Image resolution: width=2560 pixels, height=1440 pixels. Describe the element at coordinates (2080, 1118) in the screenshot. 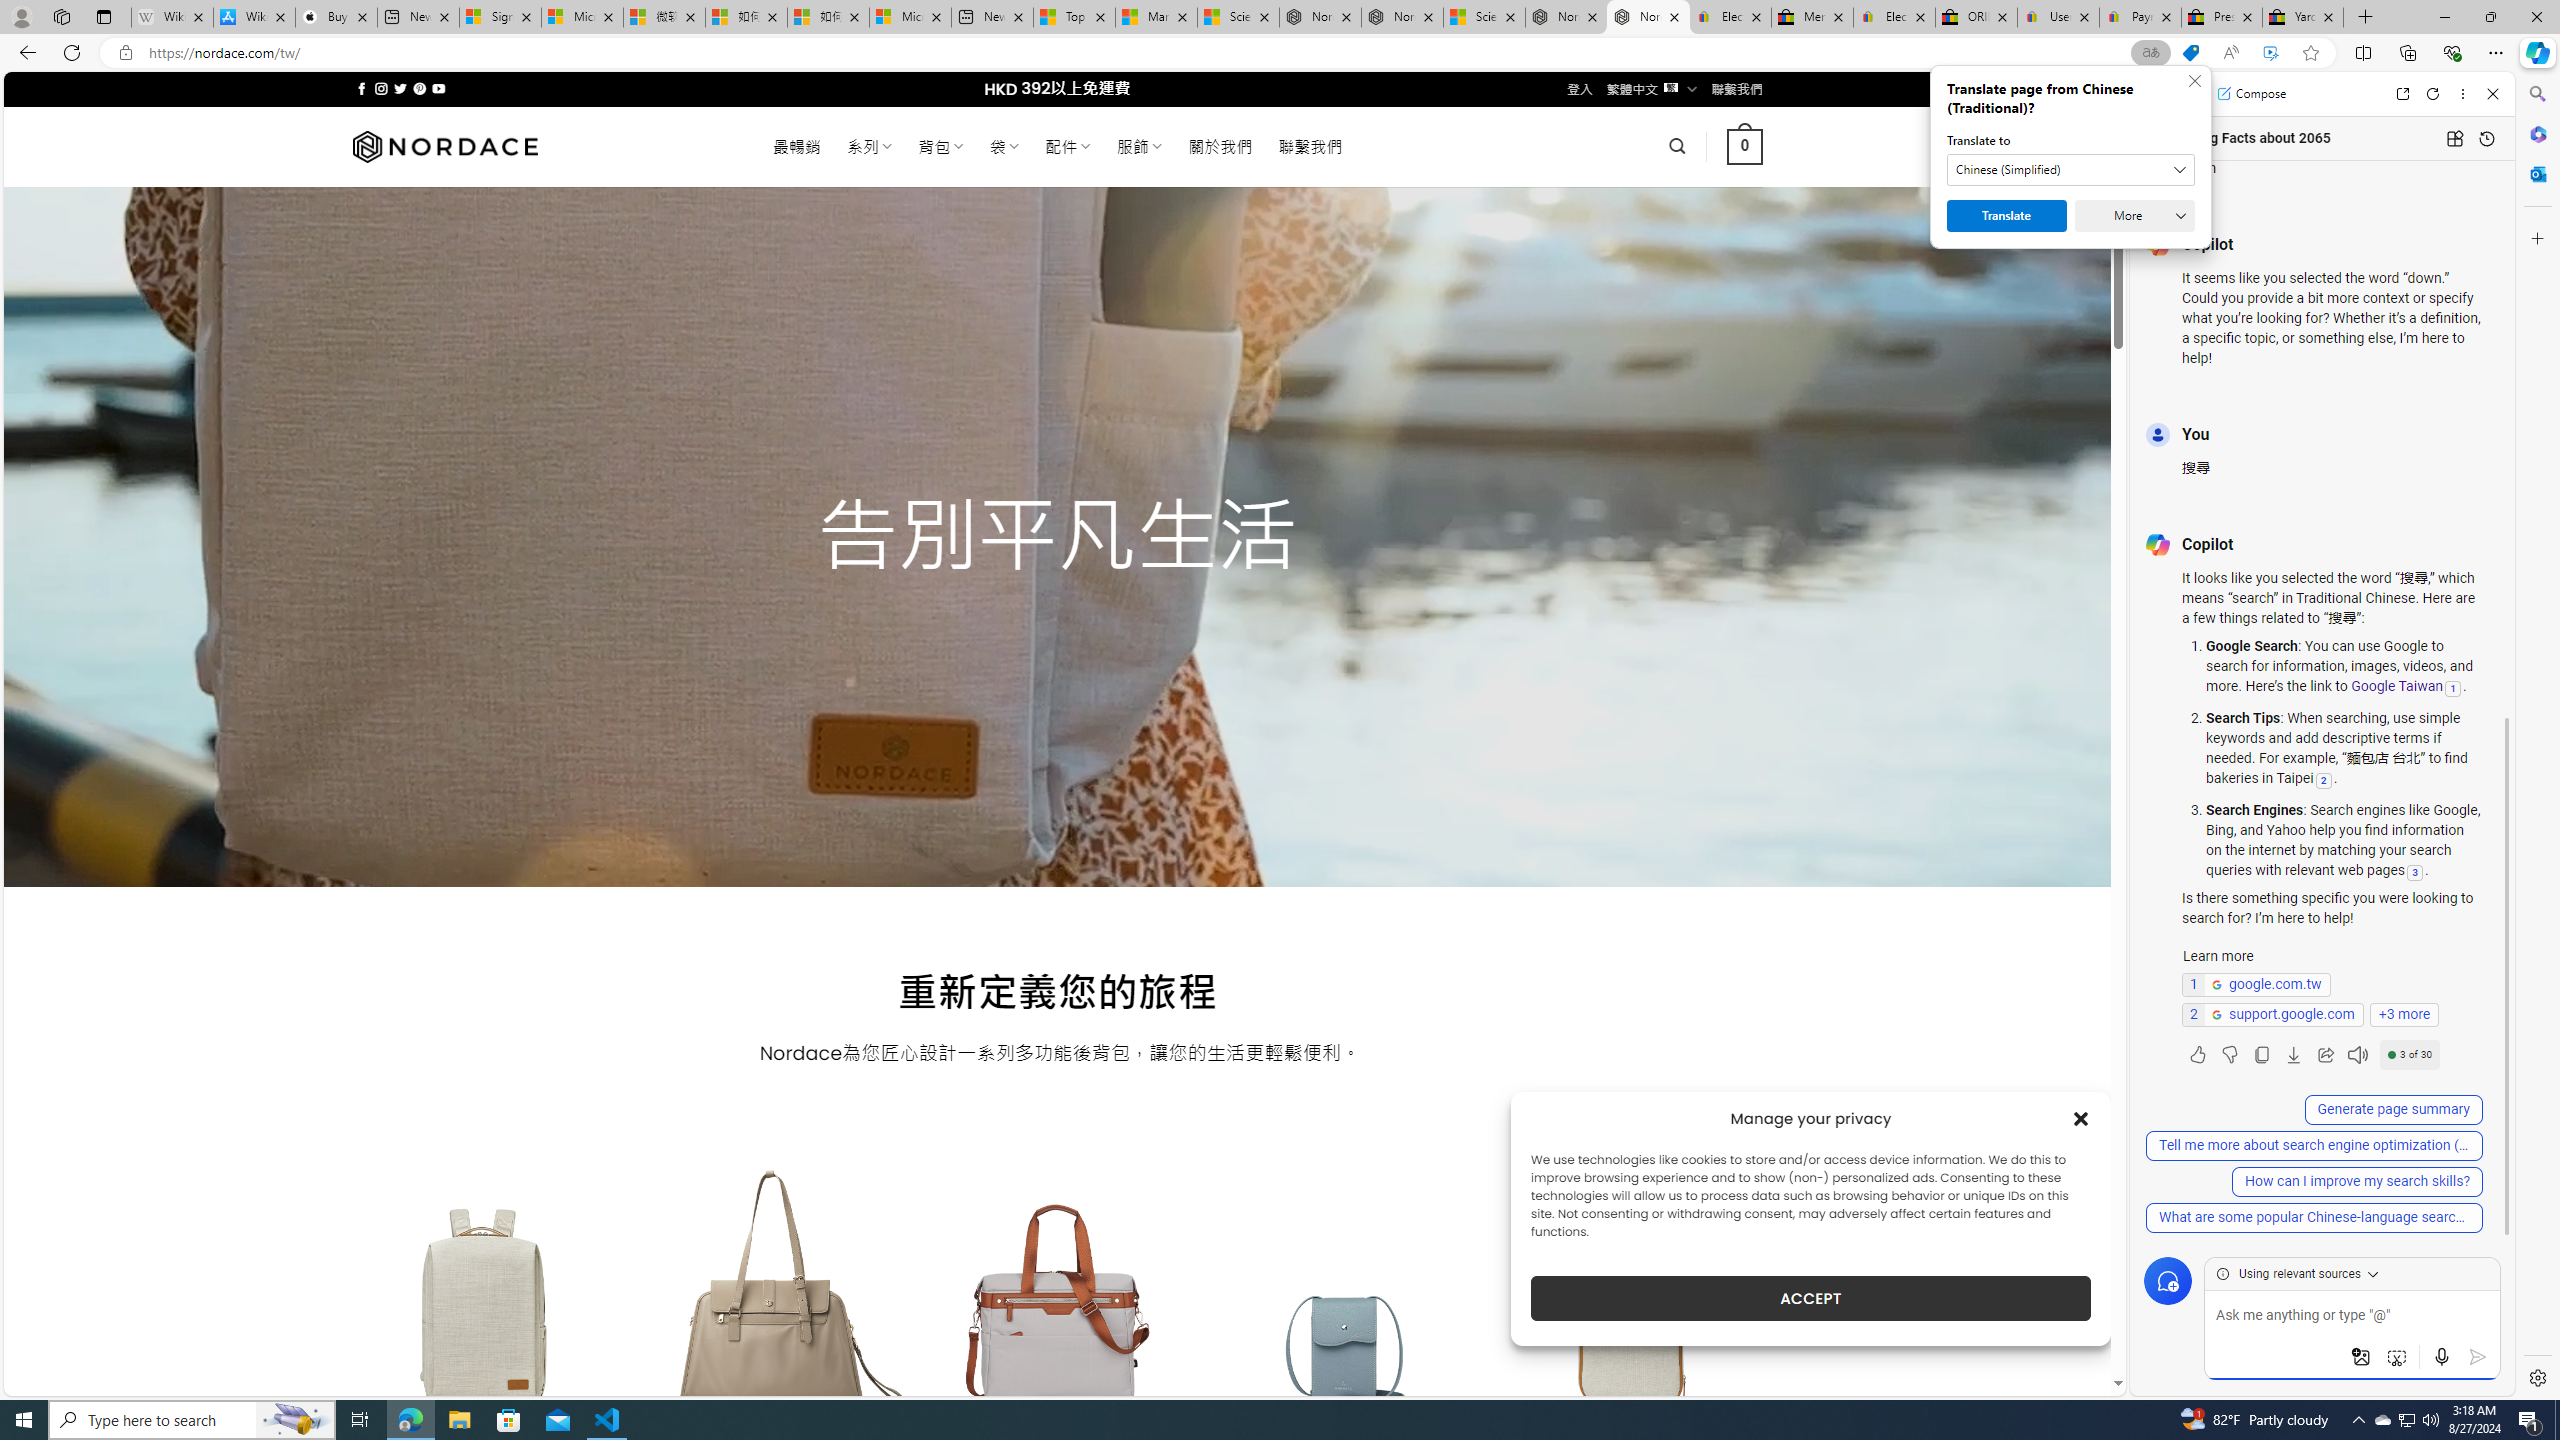

I see `'Class: cmplz-close'` at that location.